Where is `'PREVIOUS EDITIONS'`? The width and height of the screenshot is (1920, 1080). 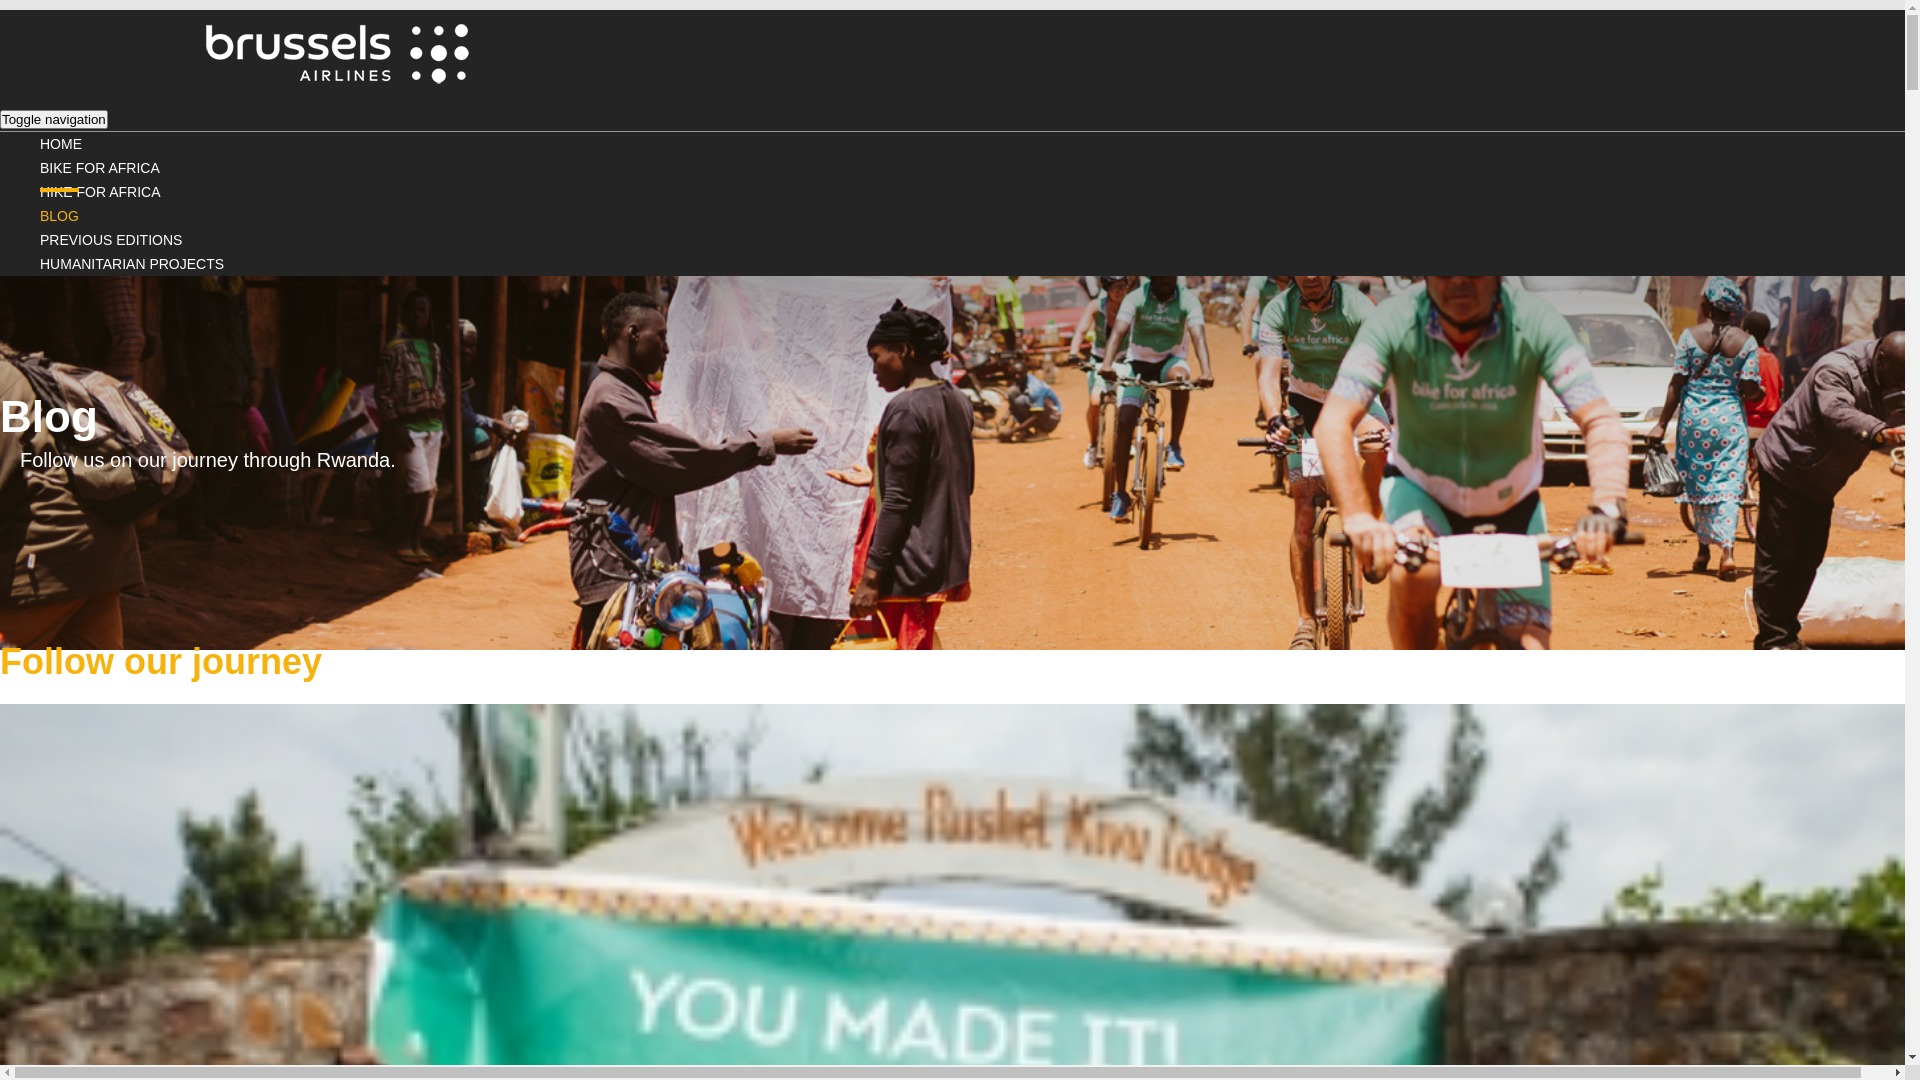
'PREVIOUS EDITIONS' is located at coordinates (109, 238).